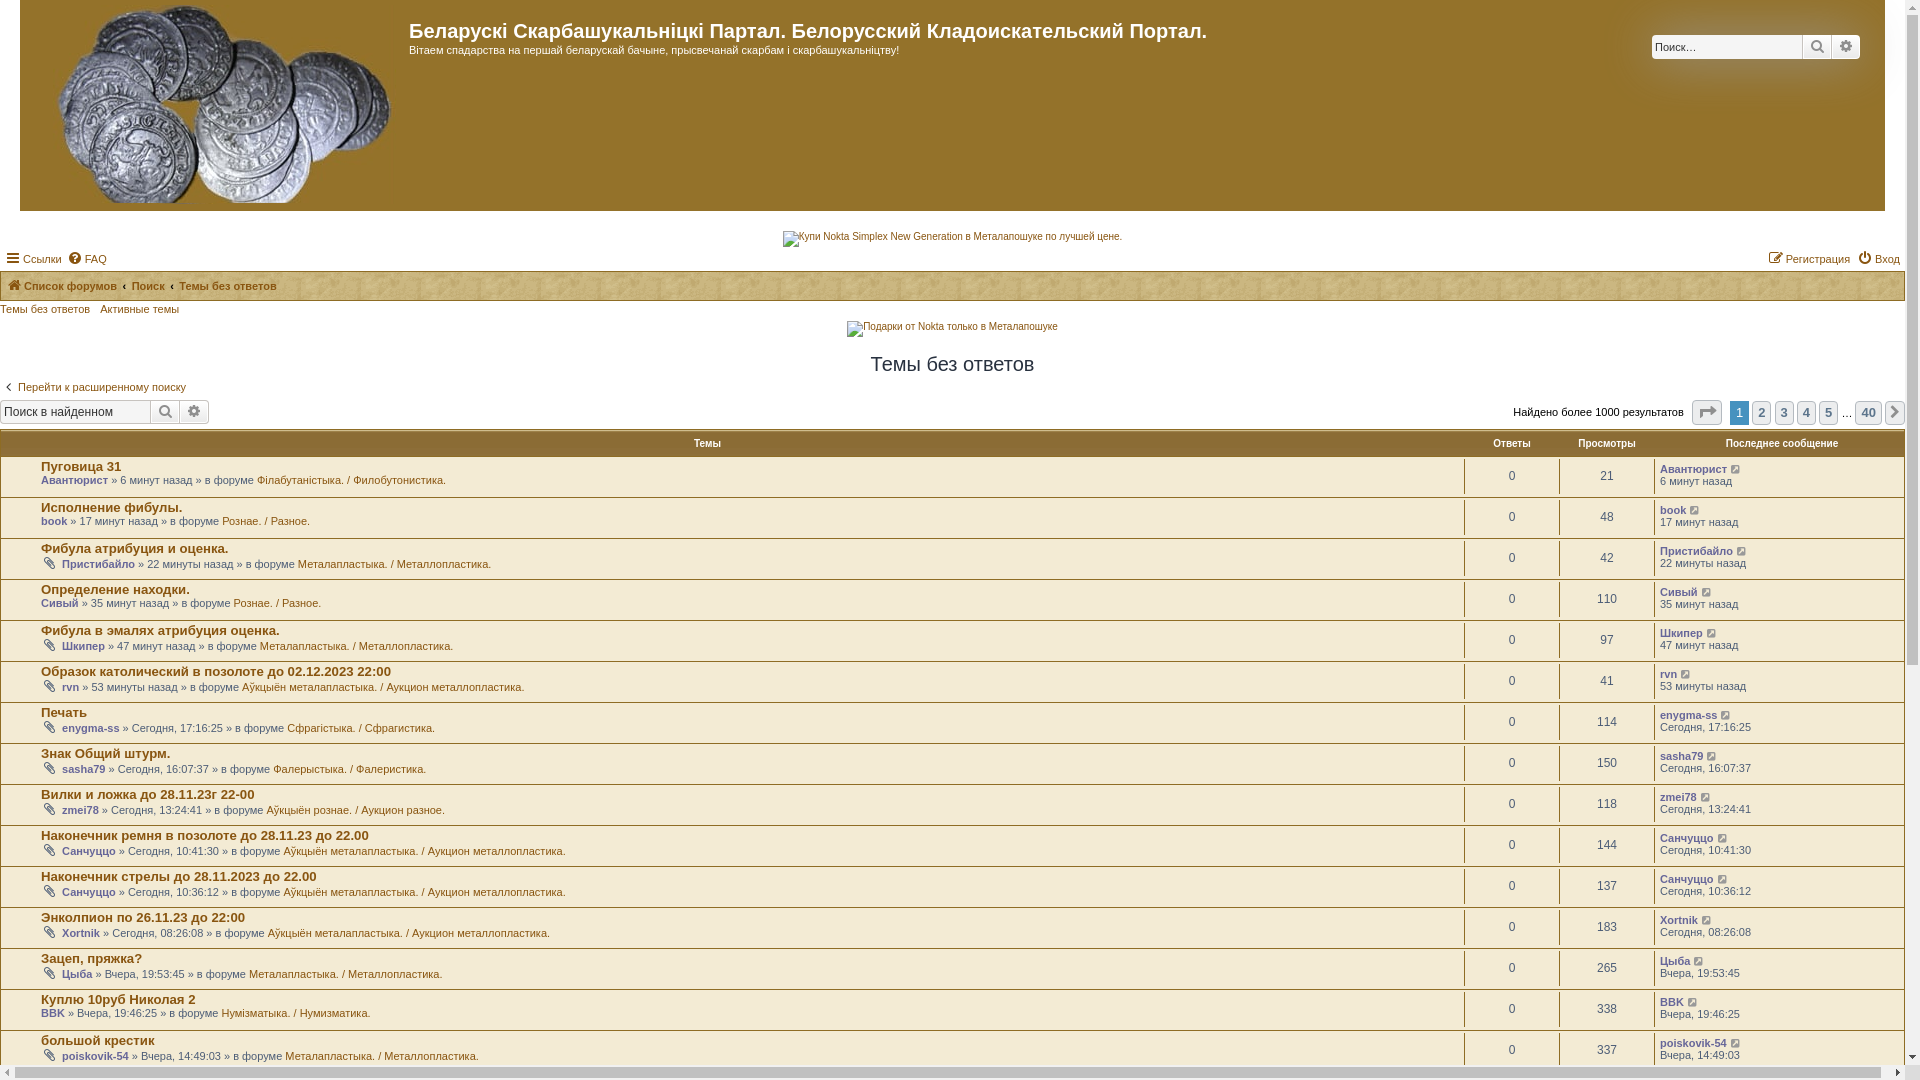 The height and width of the screenshot is (1080, 1920). Describe the element at coordinates (1678, 796) in the screenshot. I see `'zmei78'` at that location.